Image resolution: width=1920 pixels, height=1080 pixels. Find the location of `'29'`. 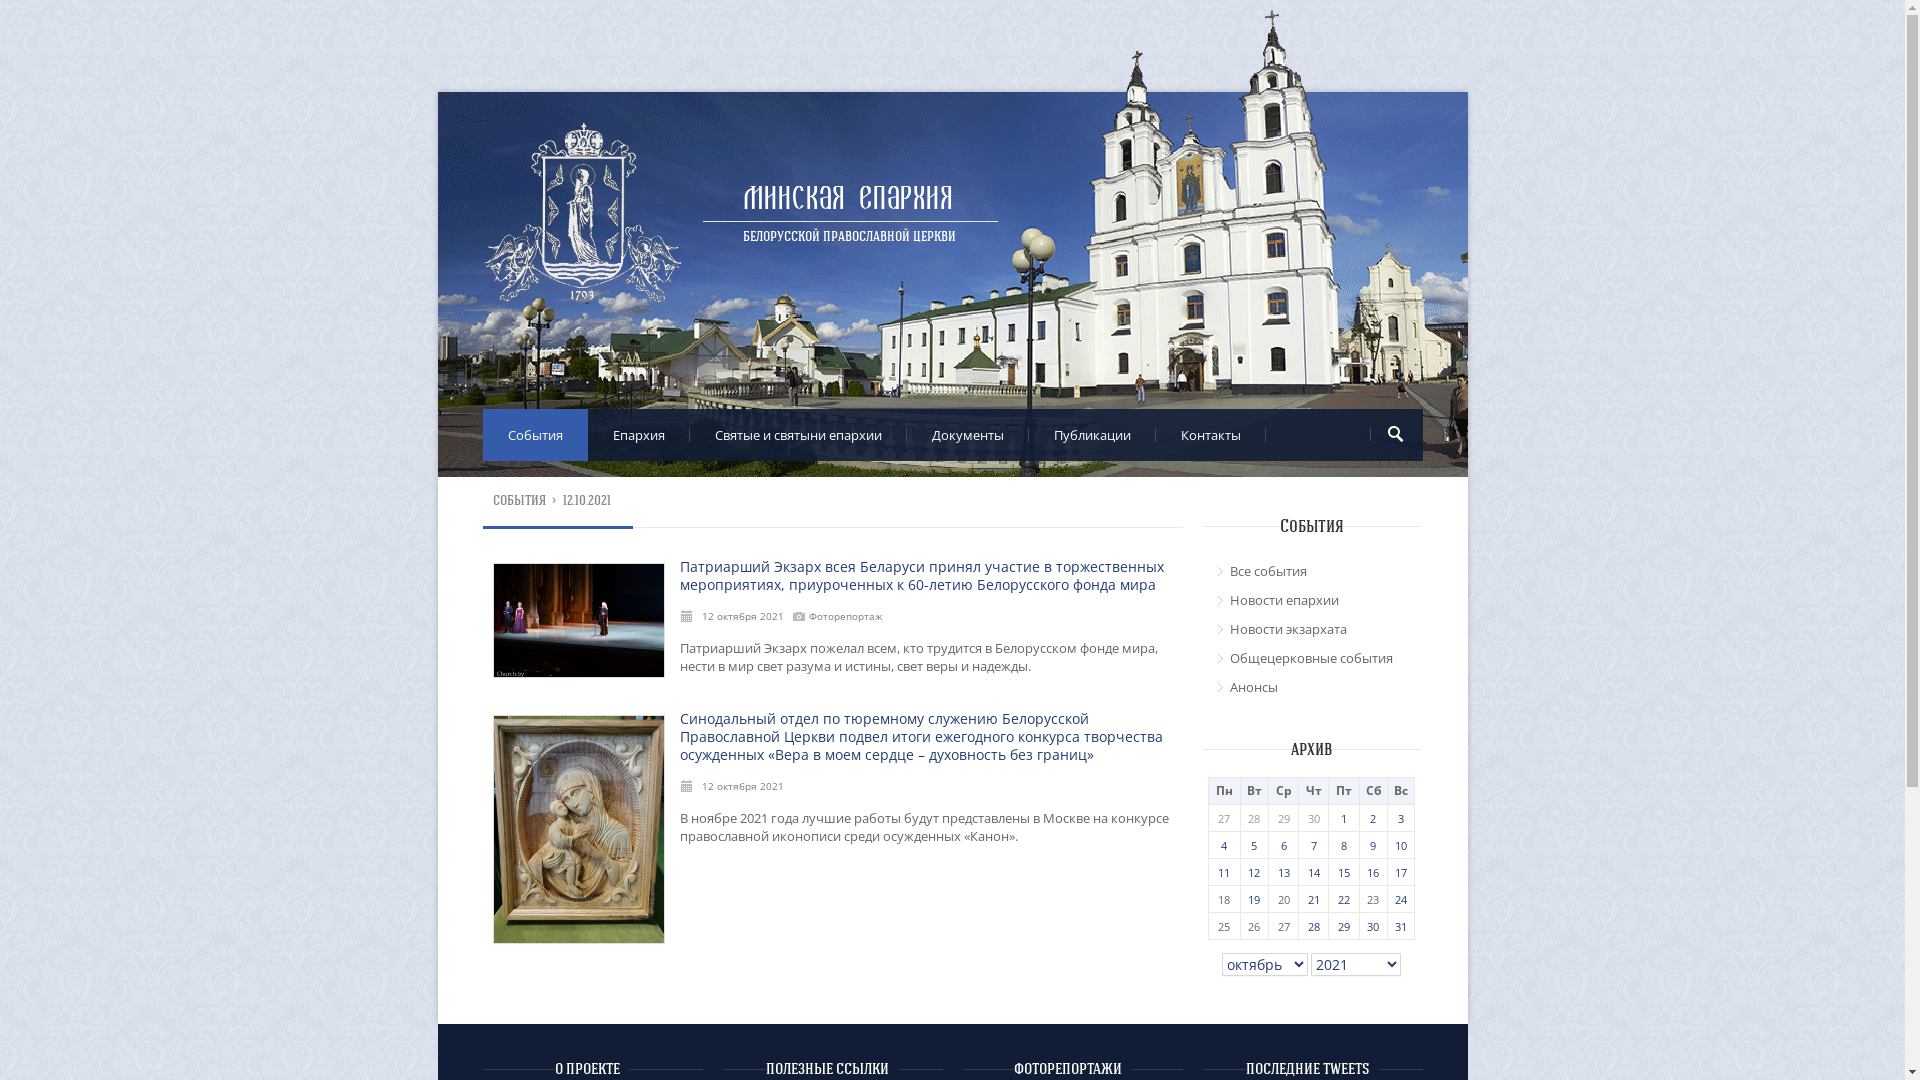

'29' is located at coordinates (1344, 925).